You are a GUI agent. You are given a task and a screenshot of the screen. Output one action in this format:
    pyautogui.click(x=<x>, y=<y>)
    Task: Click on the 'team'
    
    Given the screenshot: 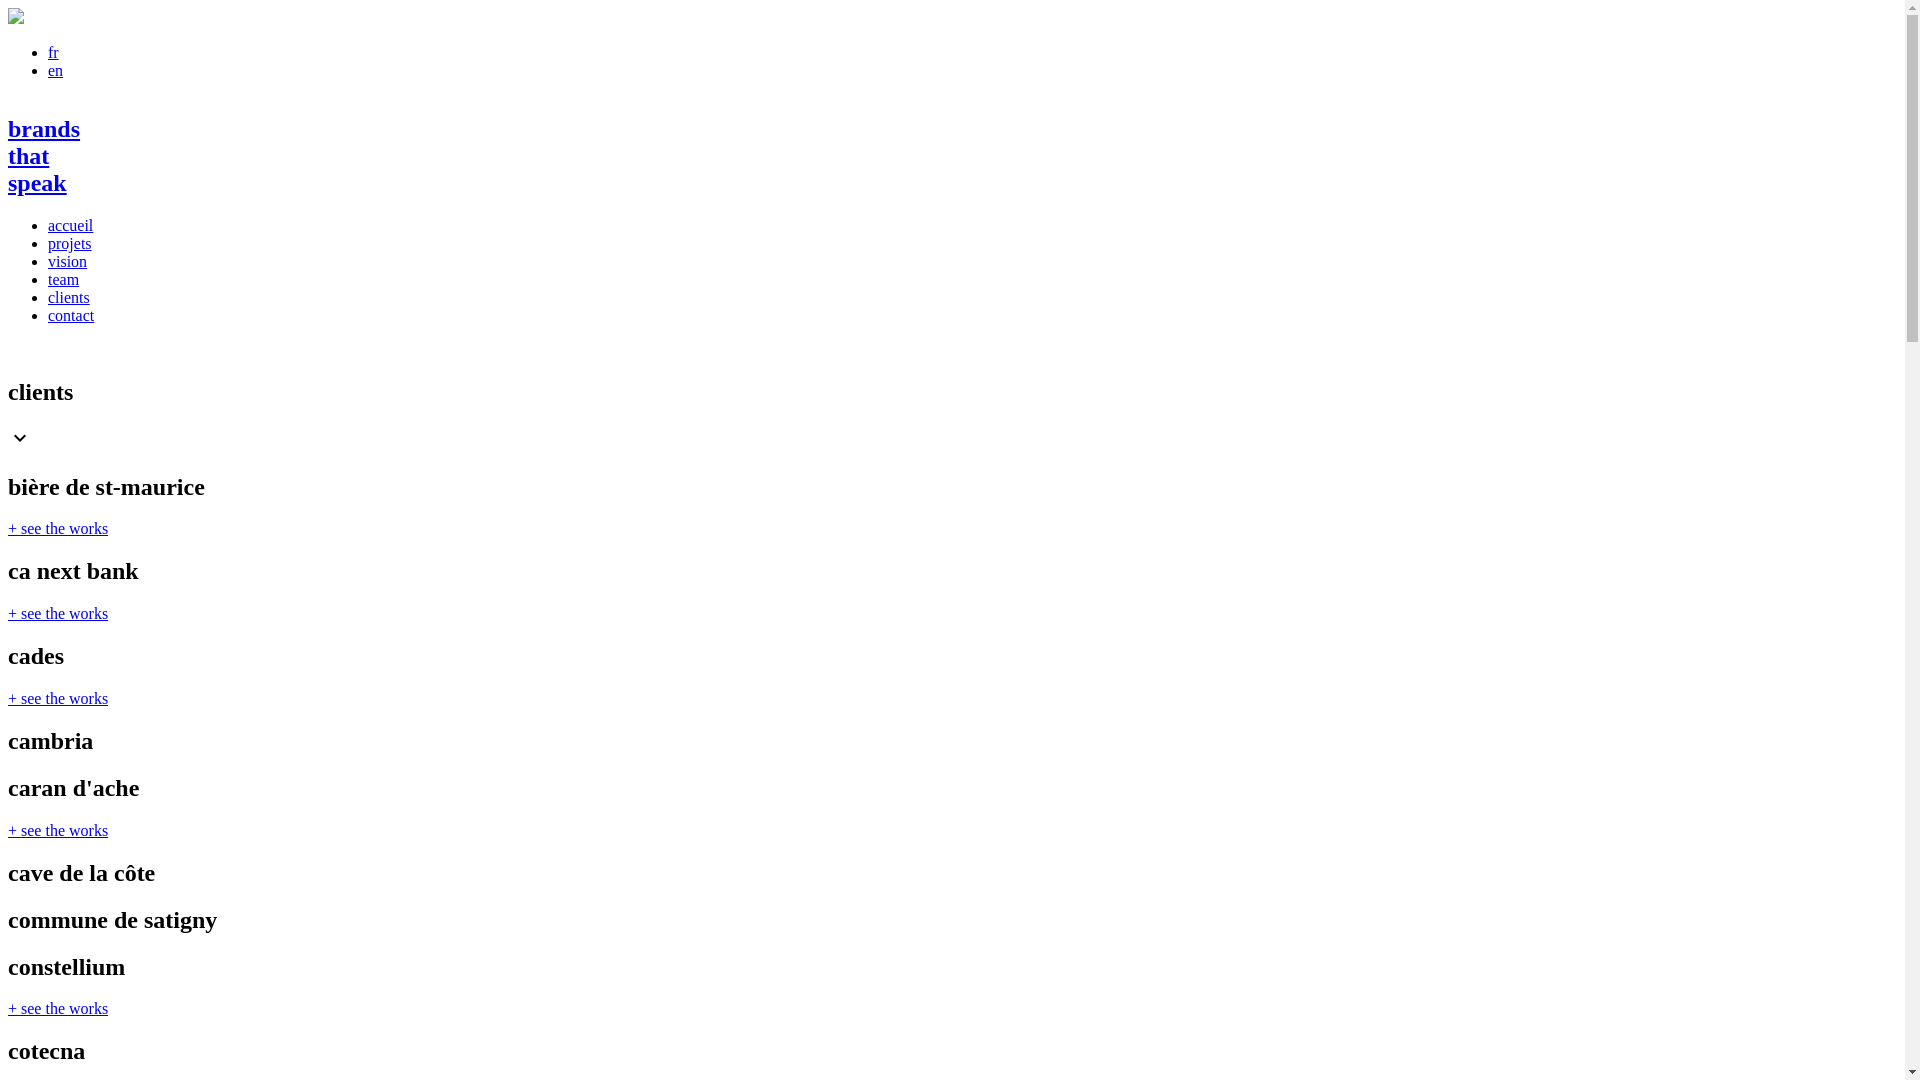 What is the action you would take?
    pyautogui.click(x=63, y=279)
    